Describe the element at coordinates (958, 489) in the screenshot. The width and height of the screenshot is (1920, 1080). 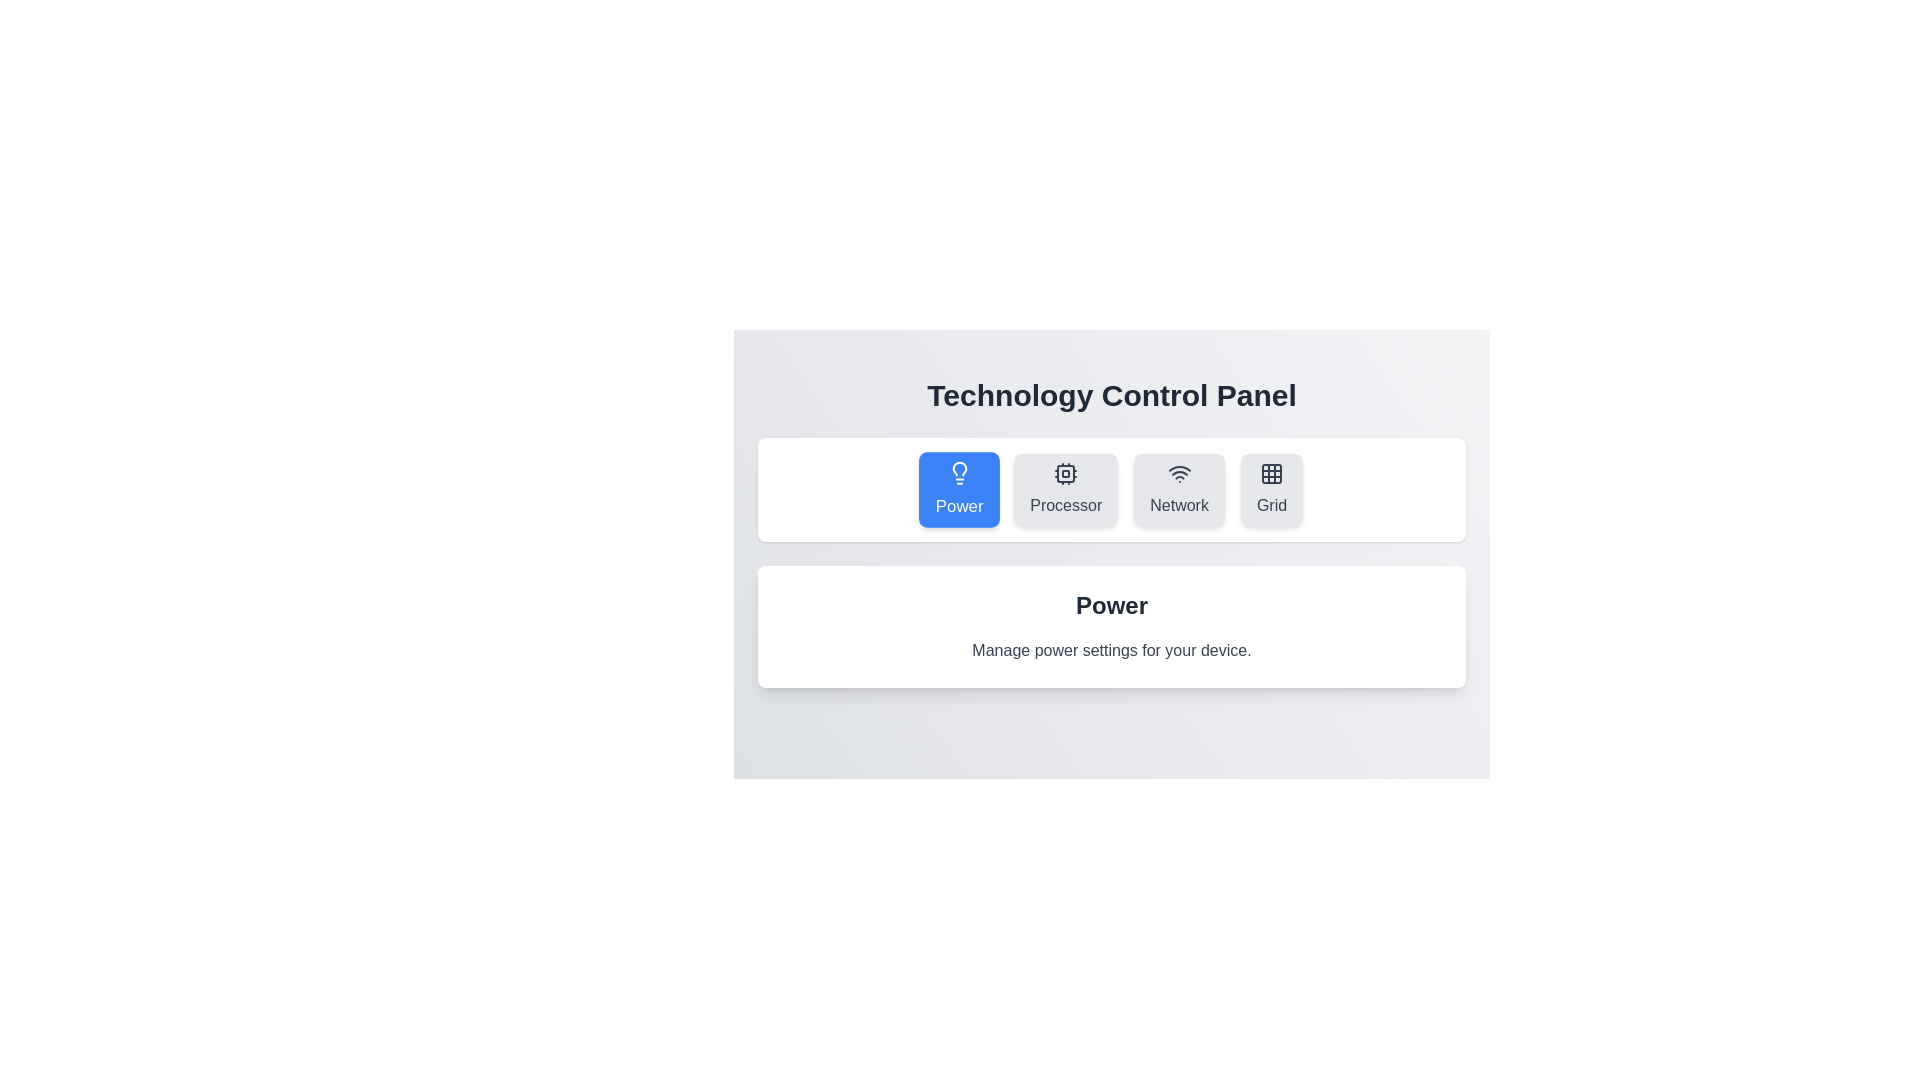
I see `the Power tab in the TechControlPanel` at that location.